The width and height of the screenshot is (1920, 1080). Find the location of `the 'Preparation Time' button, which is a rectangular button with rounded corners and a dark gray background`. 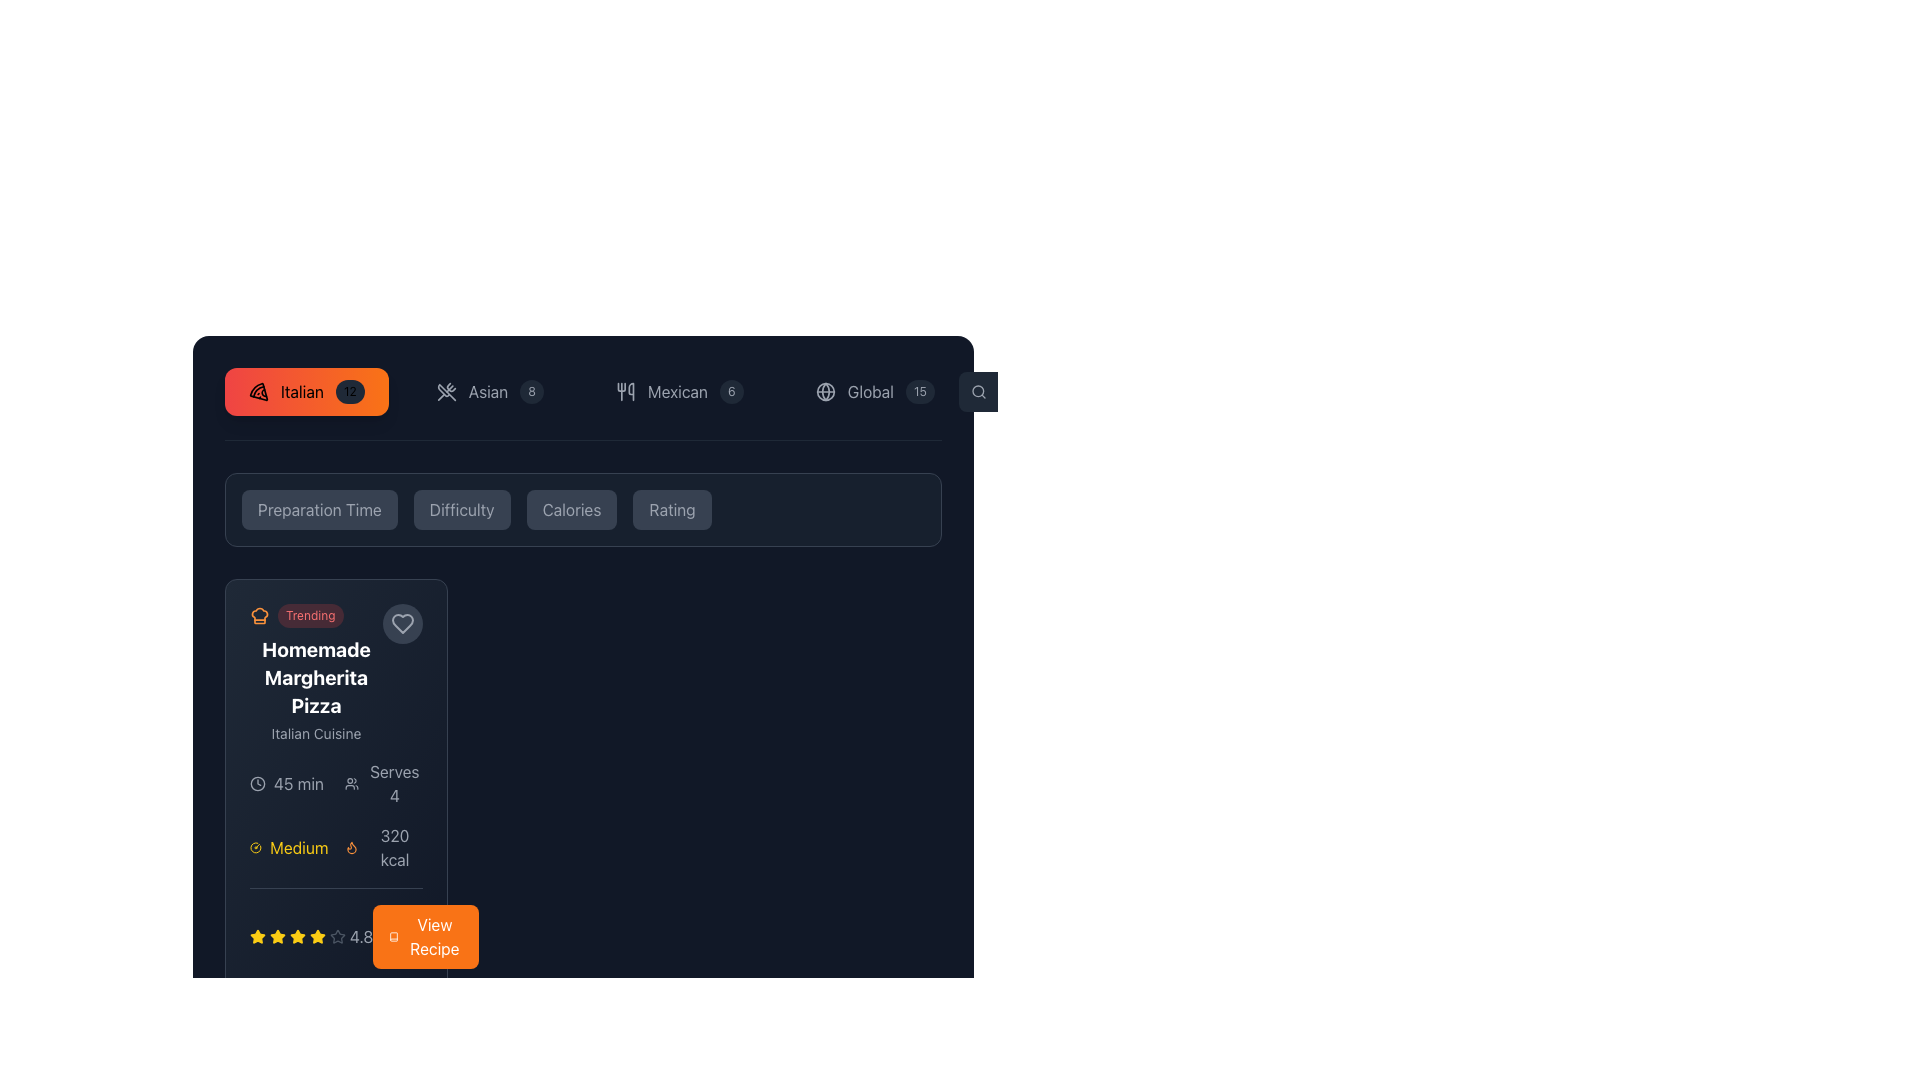

the 'Preparation Time' button, which is a rectangular button with rounded corners and a dark gray background is located at coordinates (318, 508).